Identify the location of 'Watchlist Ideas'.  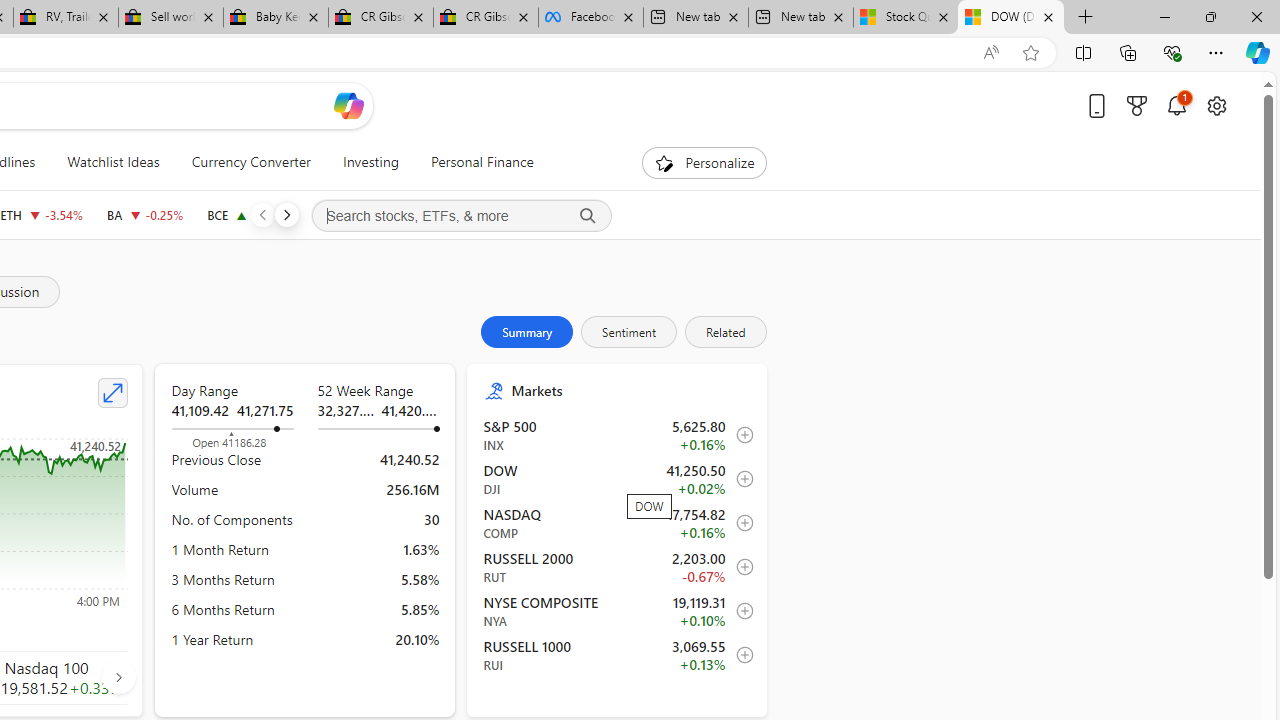
(112, 162).